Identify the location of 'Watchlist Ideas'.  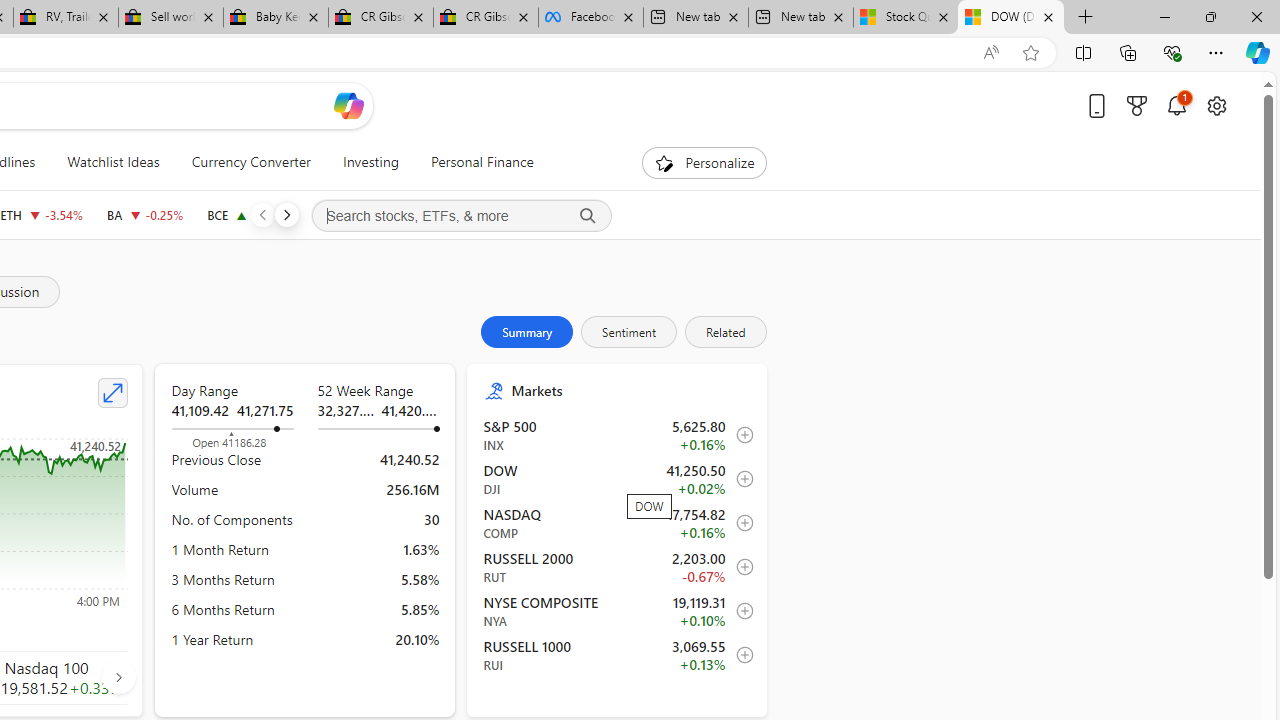
(112, 162).